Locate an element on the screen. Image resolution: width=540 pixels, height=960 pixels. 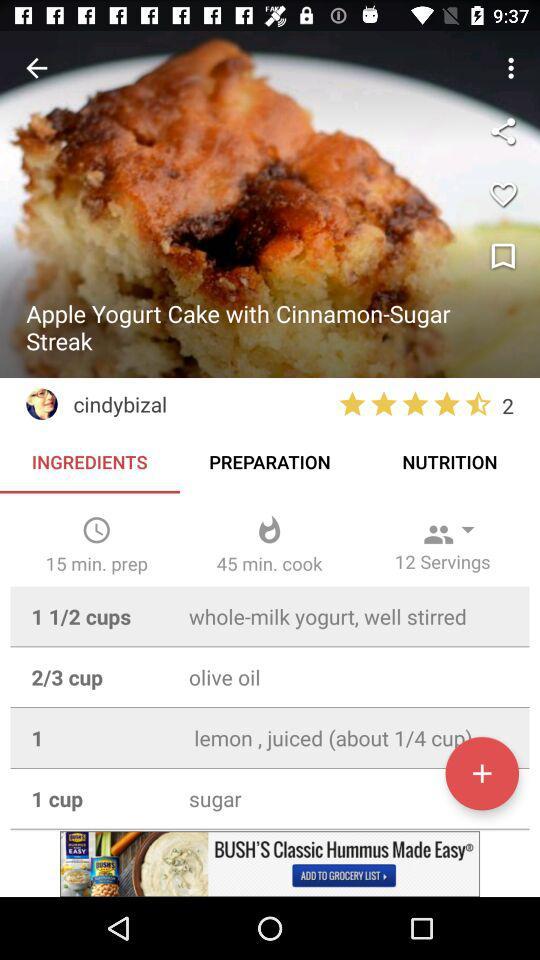
recipe is located at coordinates (481, 772).